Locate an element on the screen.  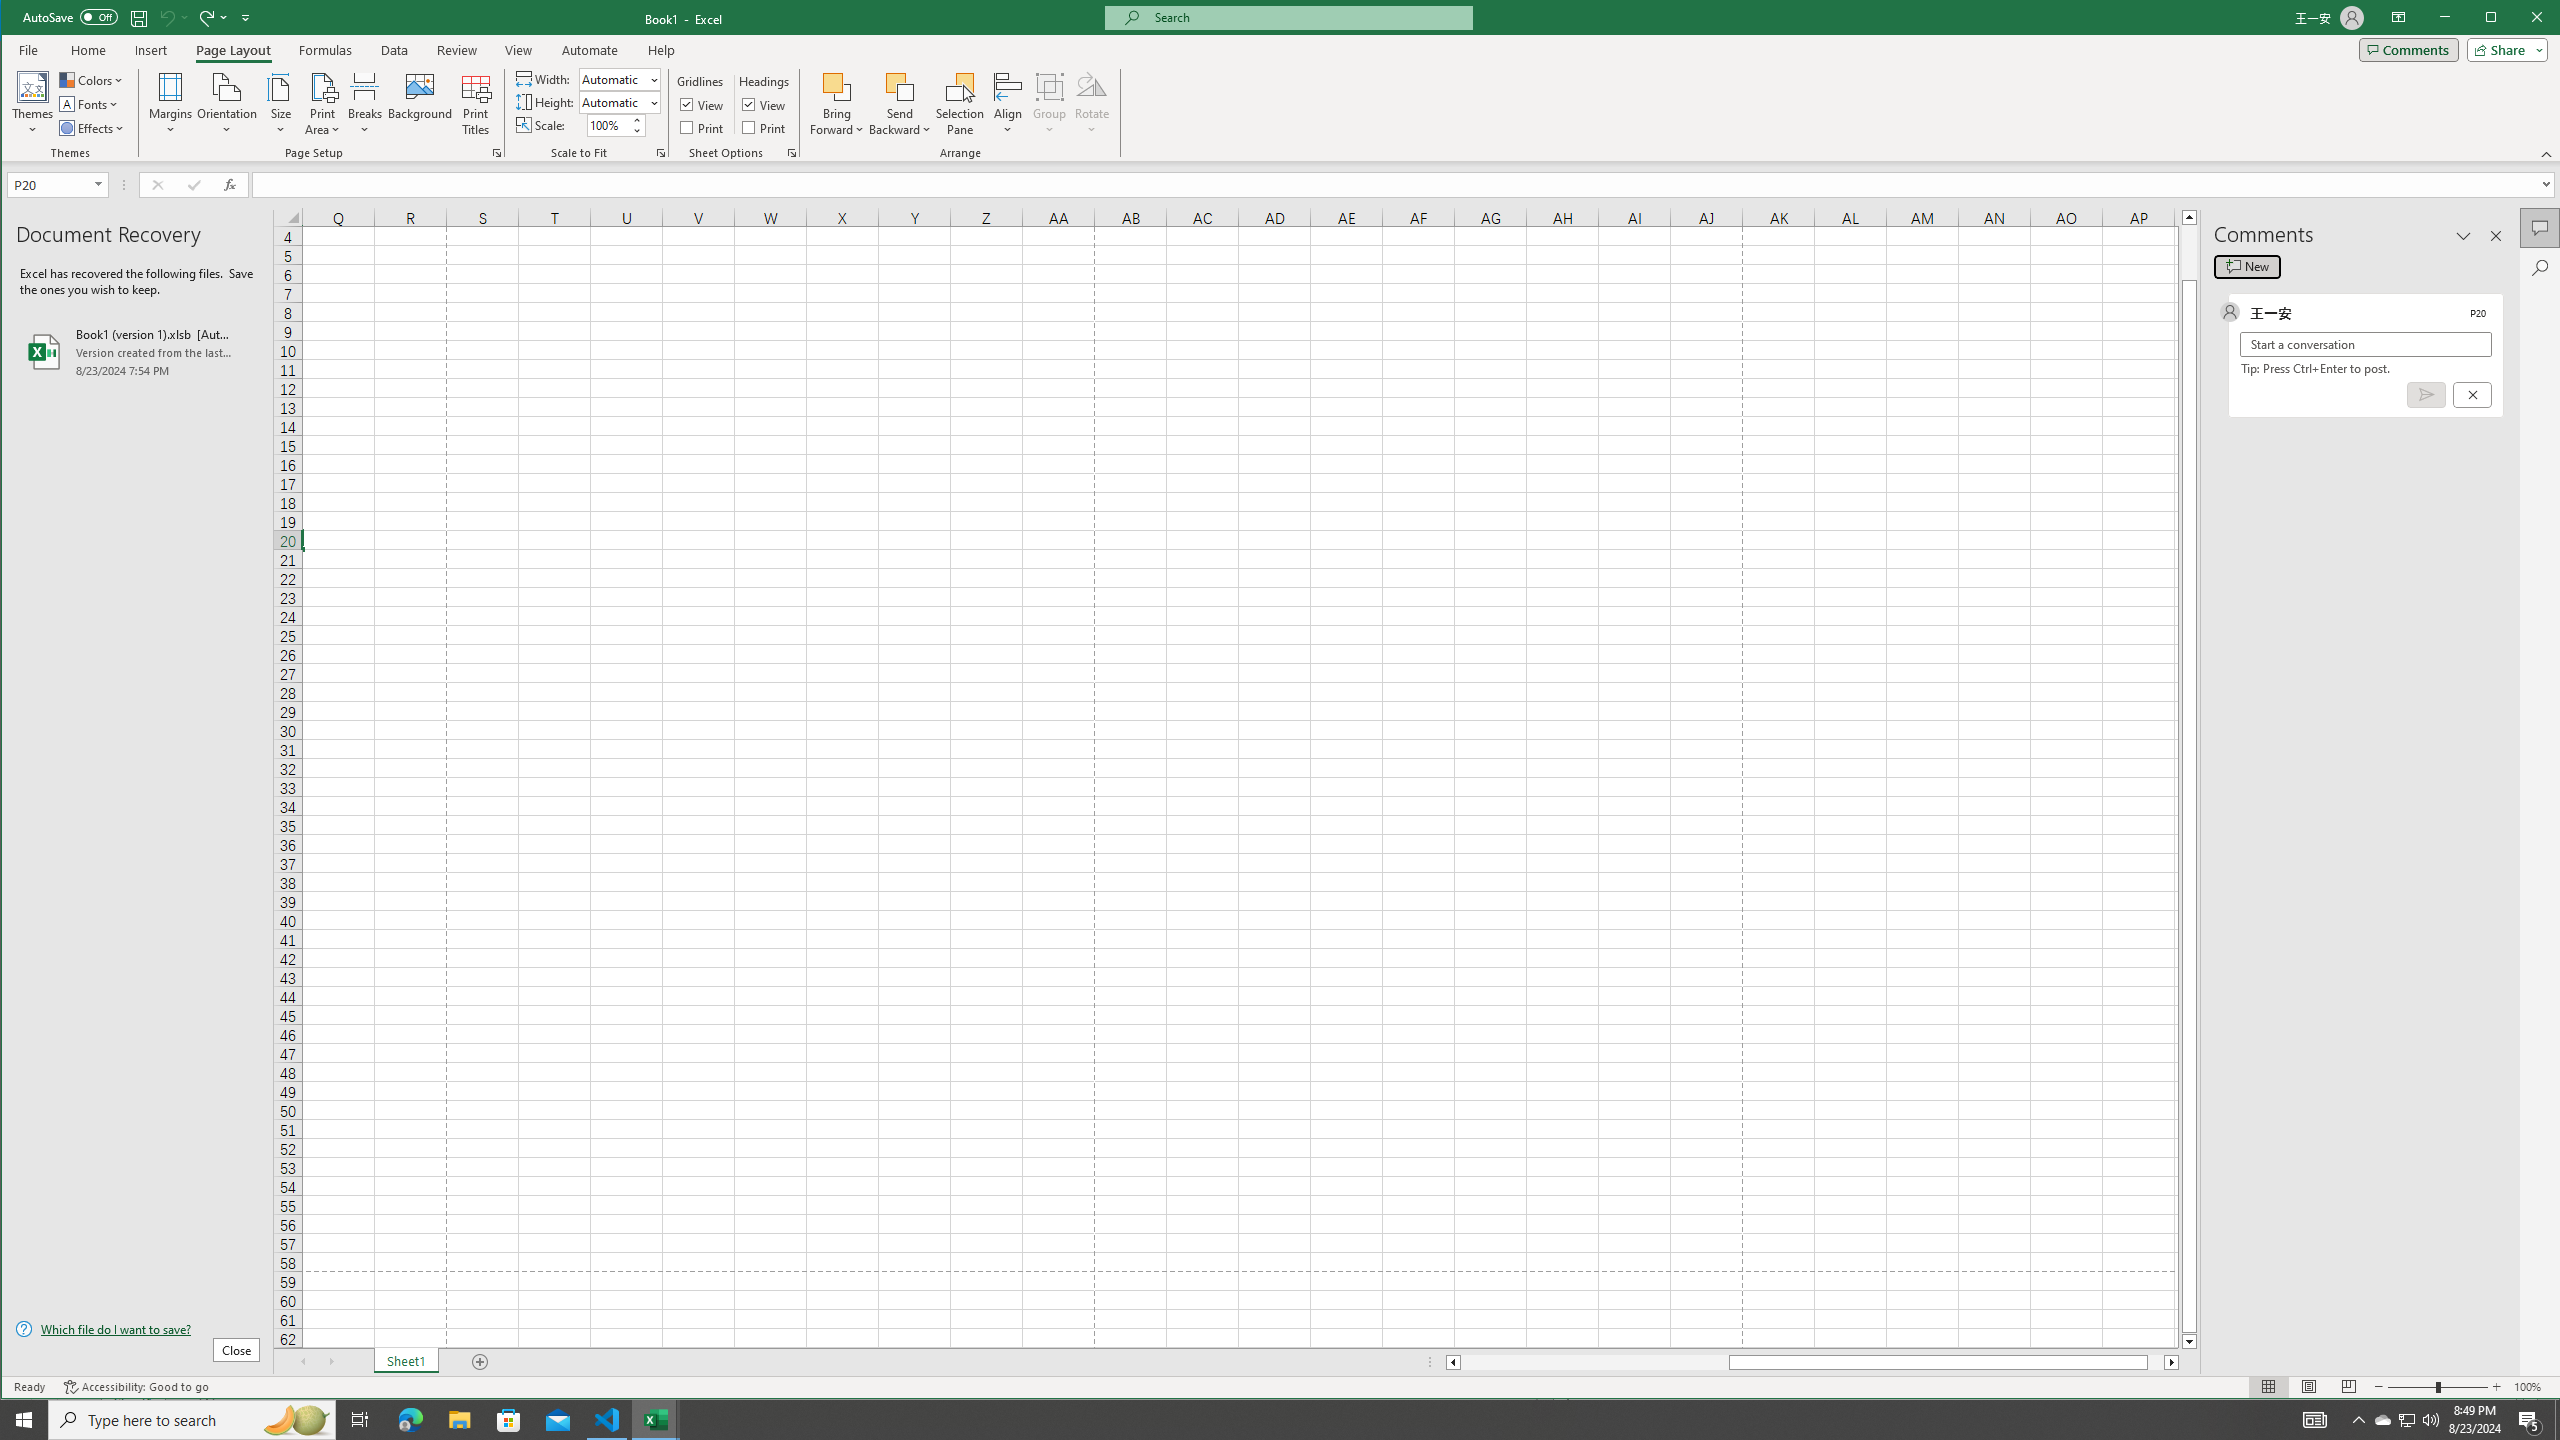
'Print Titles' is located at coordinates (476, 103).